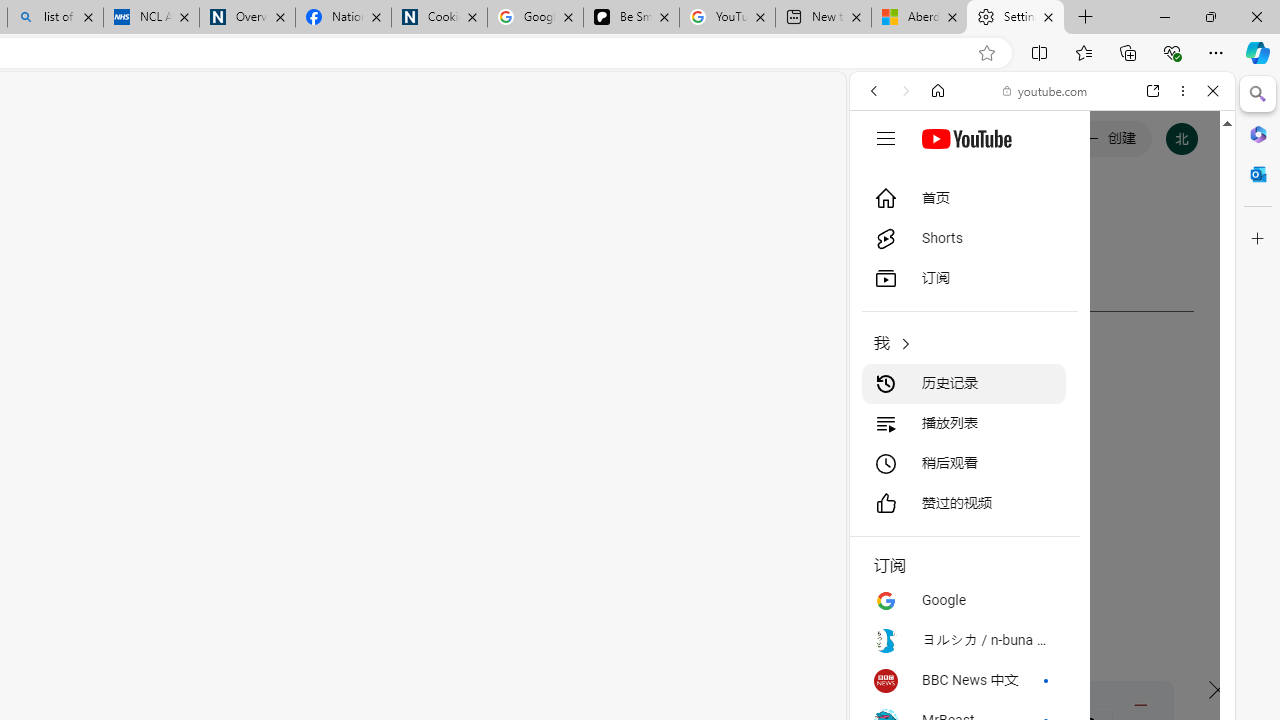  I want to click on 'Aberdeen, Hong Kong SAR hourly forecast | Microsoft Weather', so click(918, 17).